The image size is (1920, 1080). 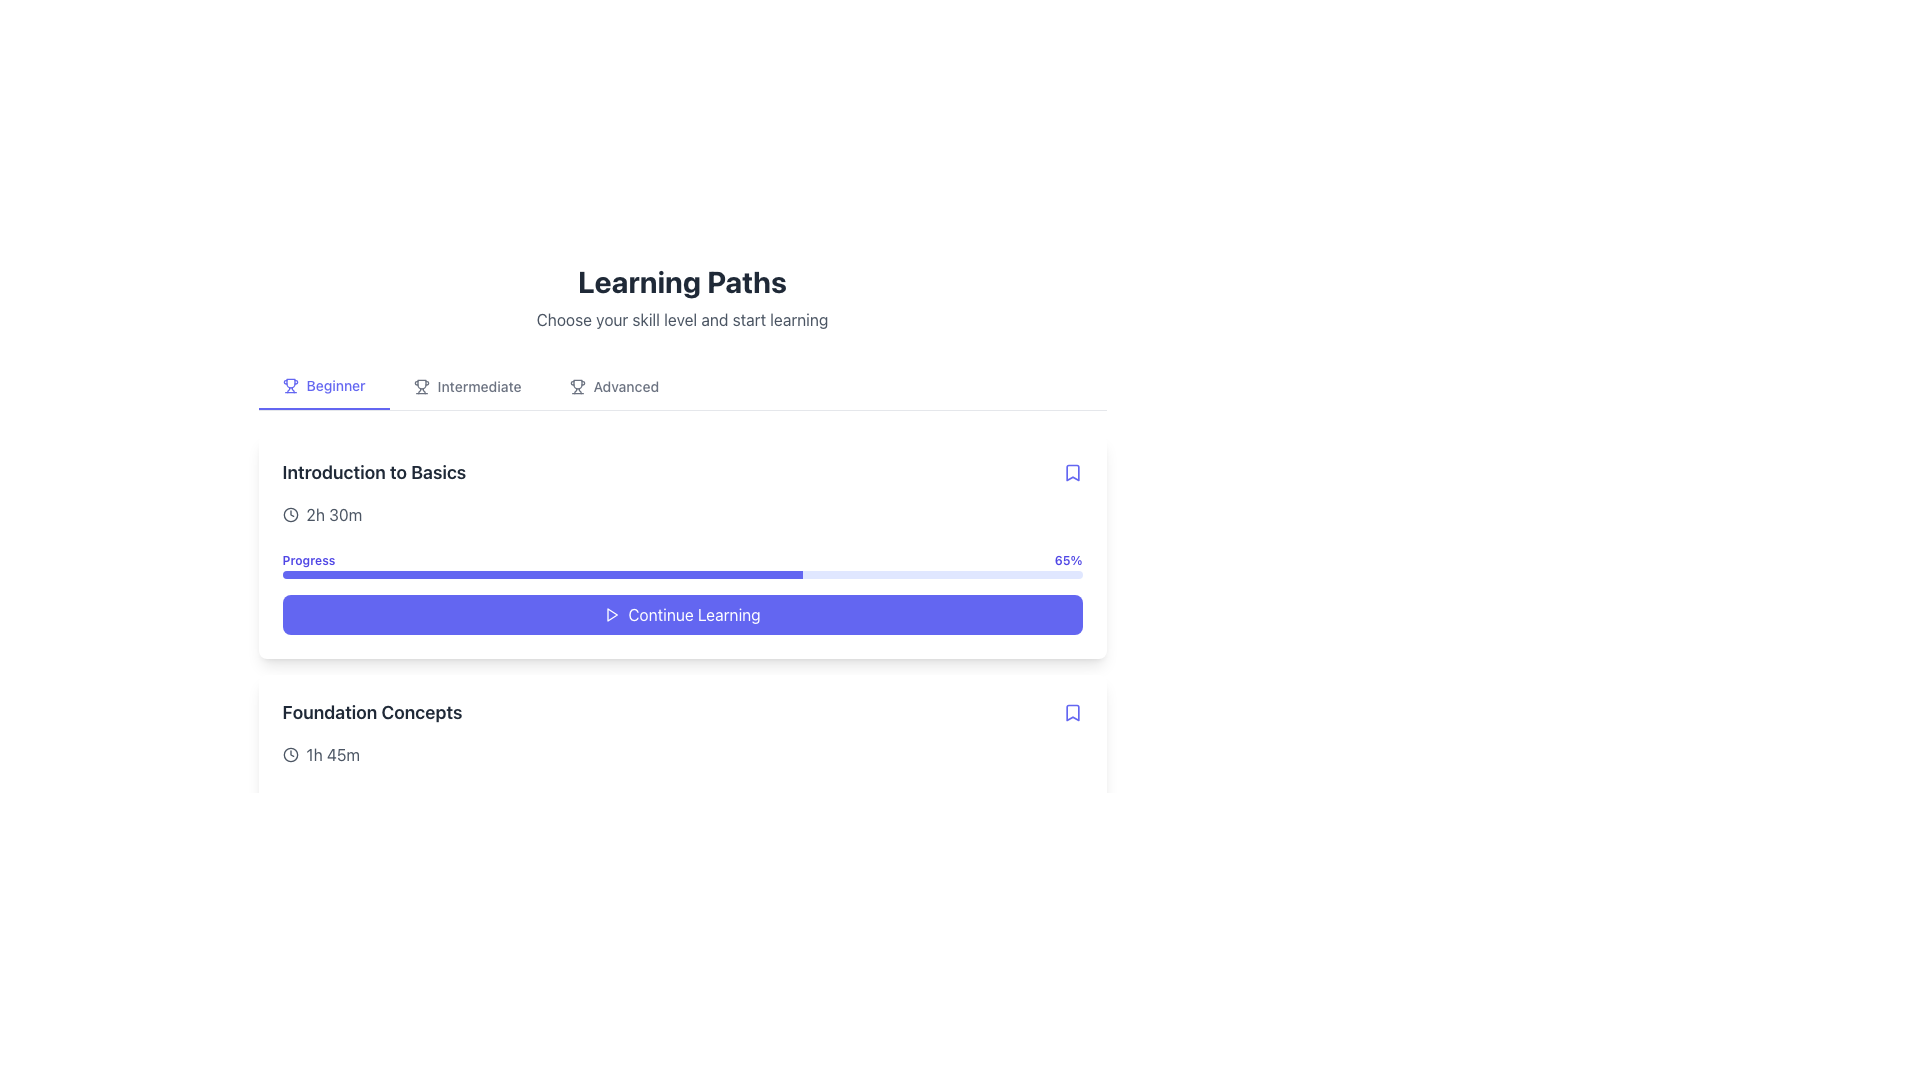 I want to click on progress bar, so click(x=810, y=574).